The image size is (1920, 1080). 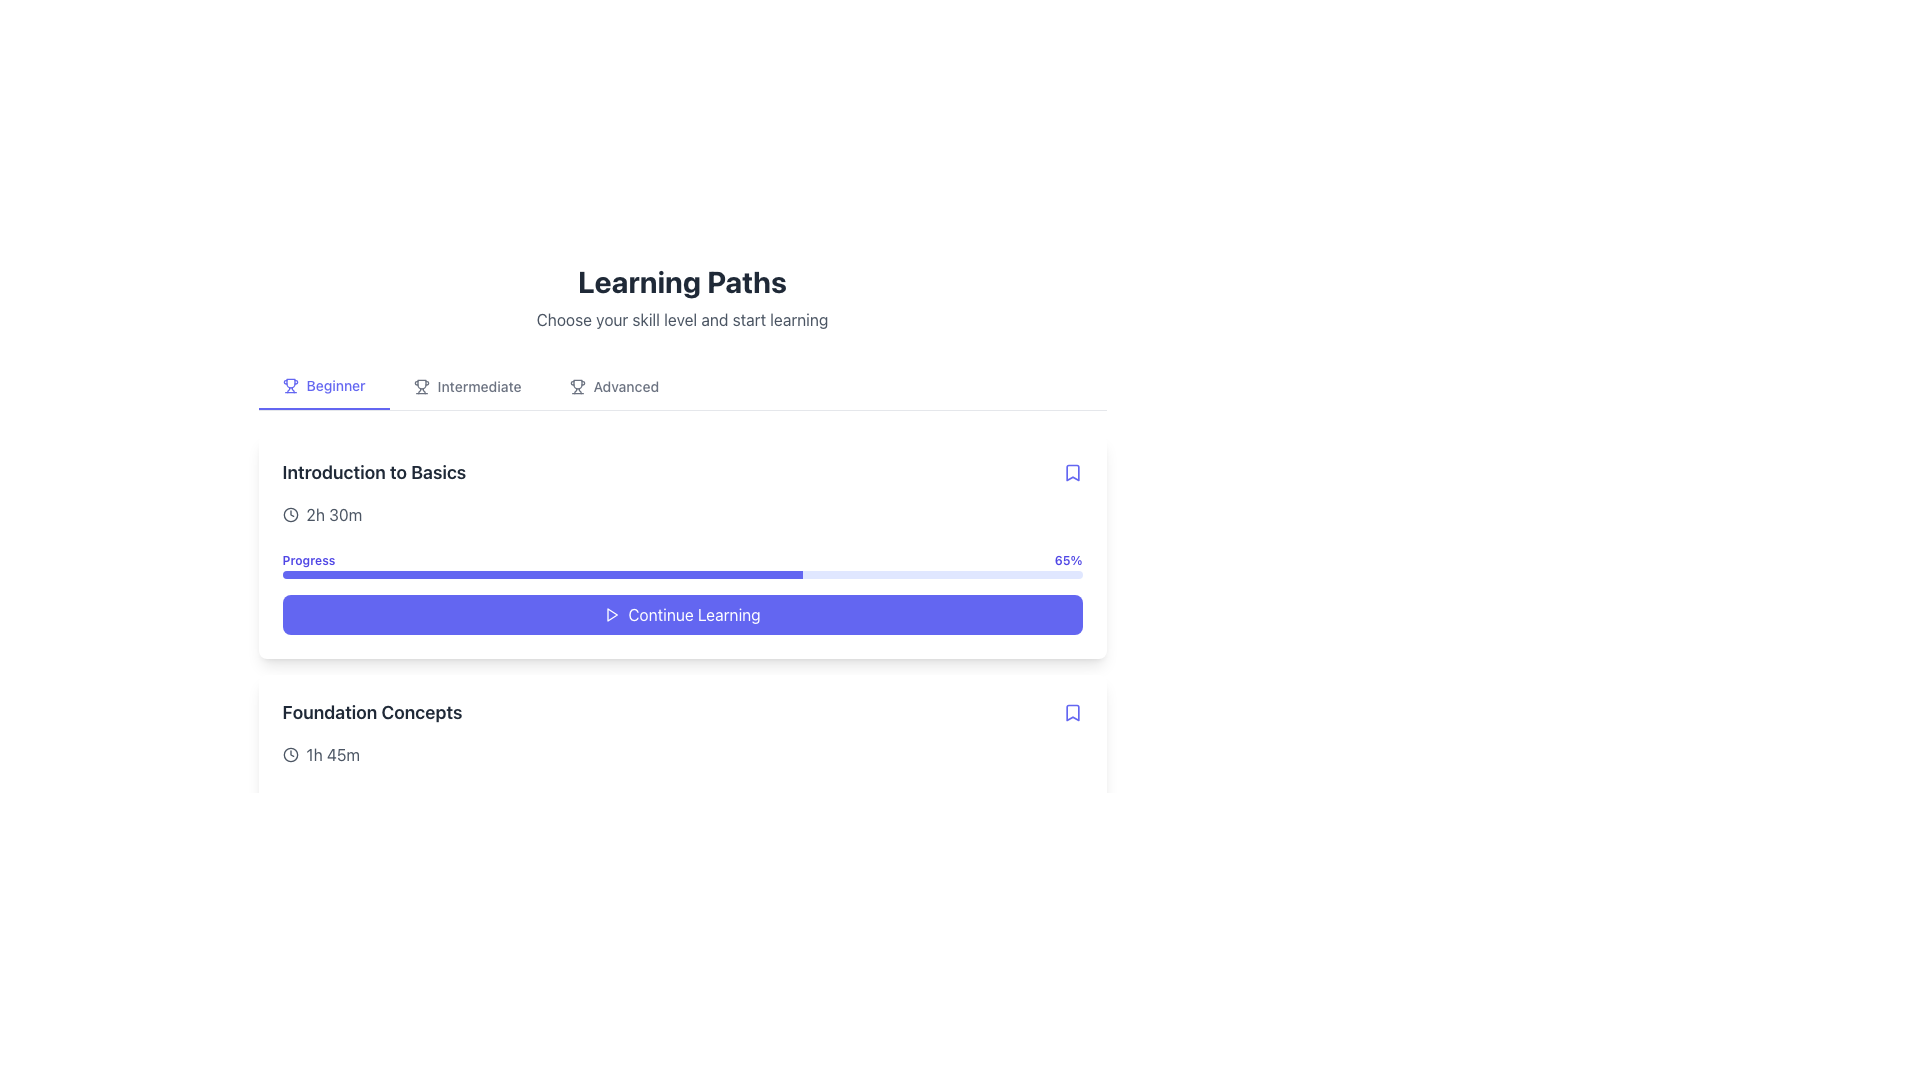 I want to click on progress bar, so click(x=810, y=574).